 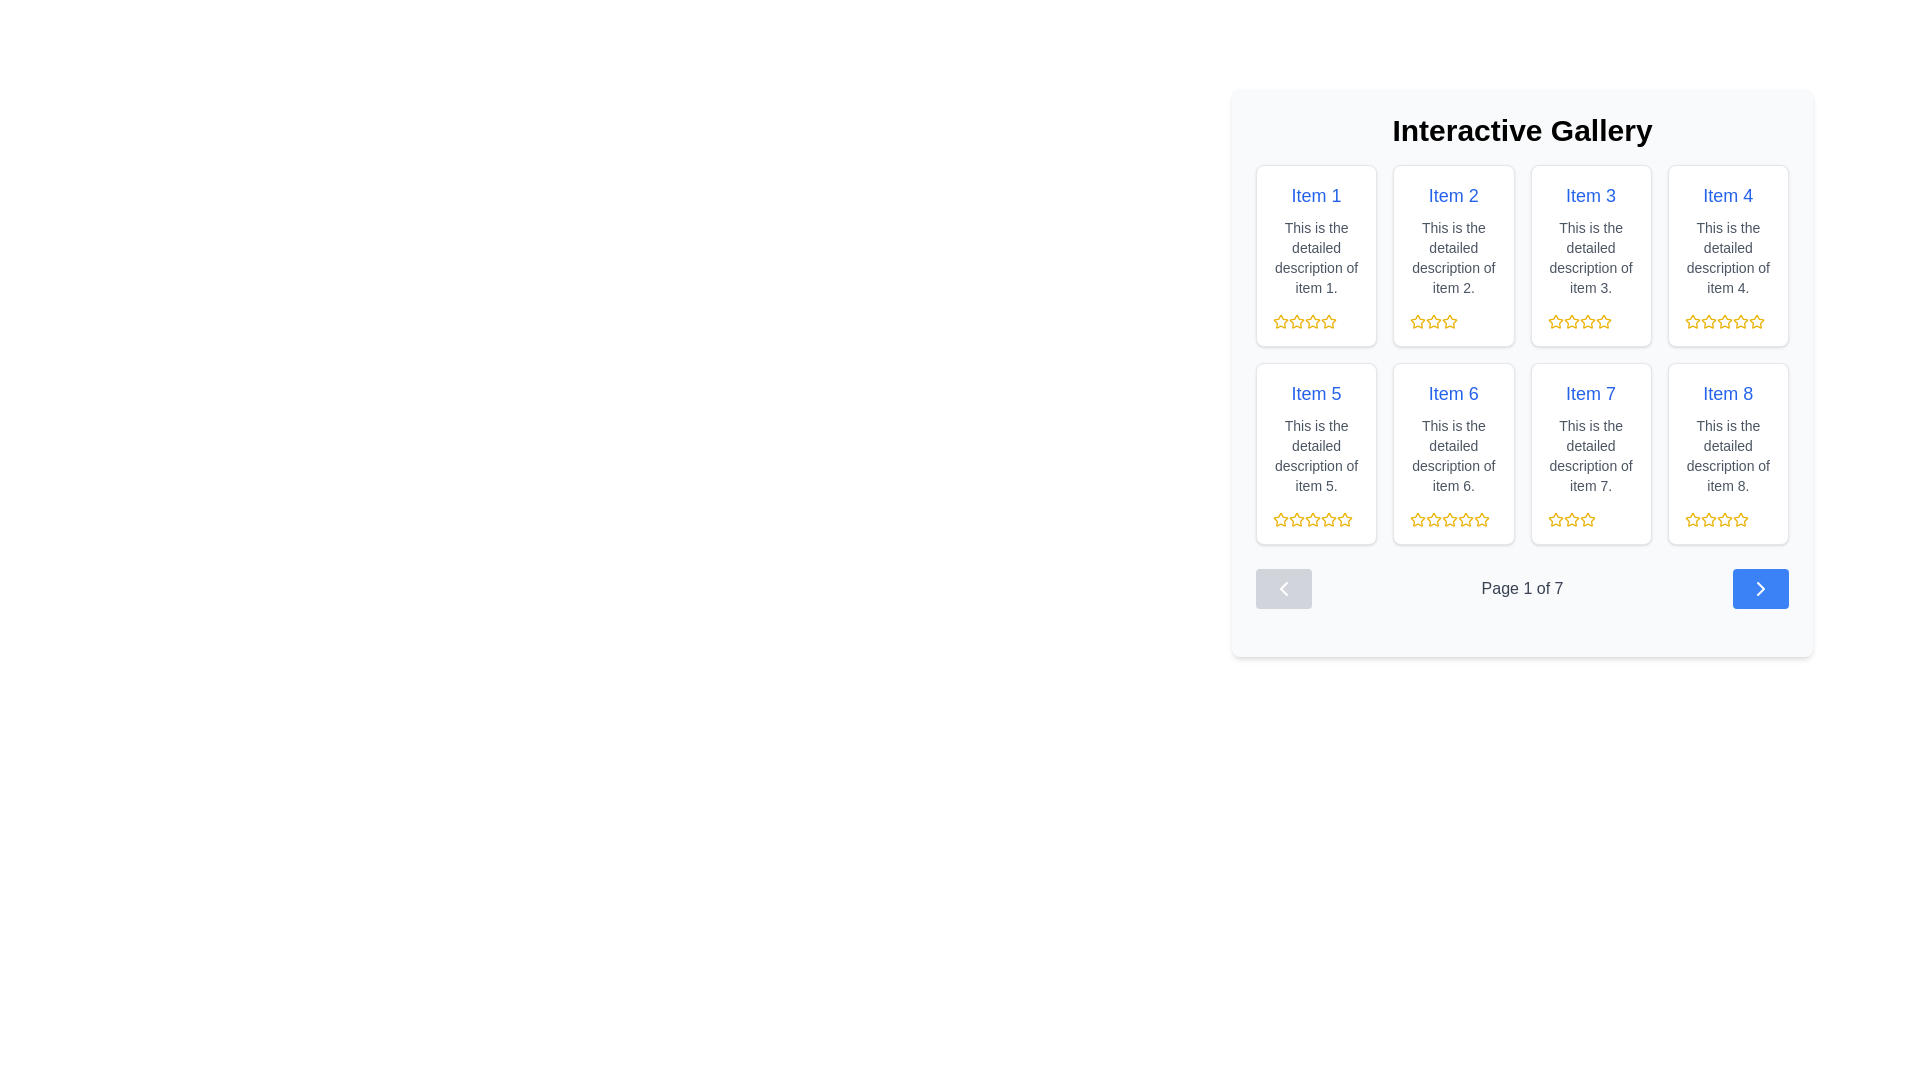 What do you see at coordinates (1450, 320) in the screenshot?
I see `the fourth star in the group of five stars used for rating the item labeled 'Item 2' in the interactive gallery` at bounding box center [1450, 320].